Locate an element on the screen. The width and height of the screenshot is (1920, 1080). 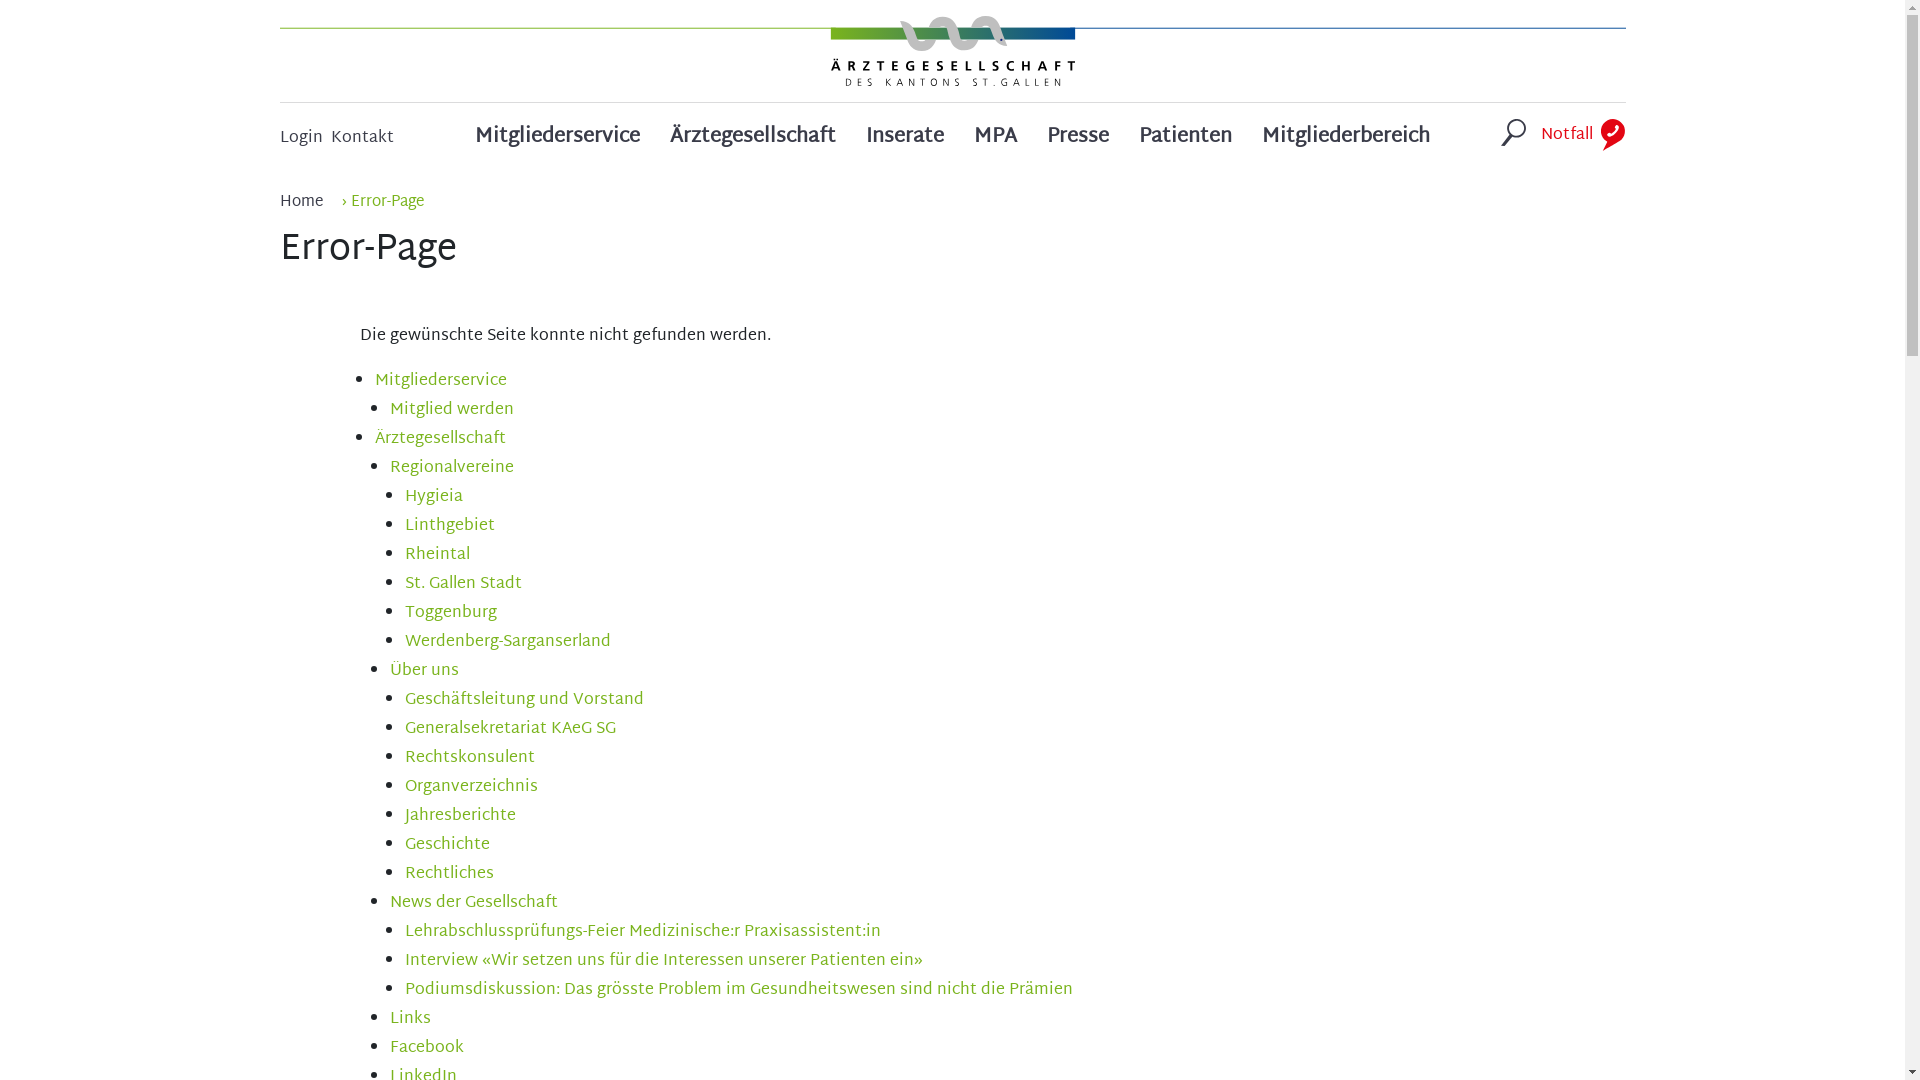
'Hygieia' is located at coordinates (402, 496).